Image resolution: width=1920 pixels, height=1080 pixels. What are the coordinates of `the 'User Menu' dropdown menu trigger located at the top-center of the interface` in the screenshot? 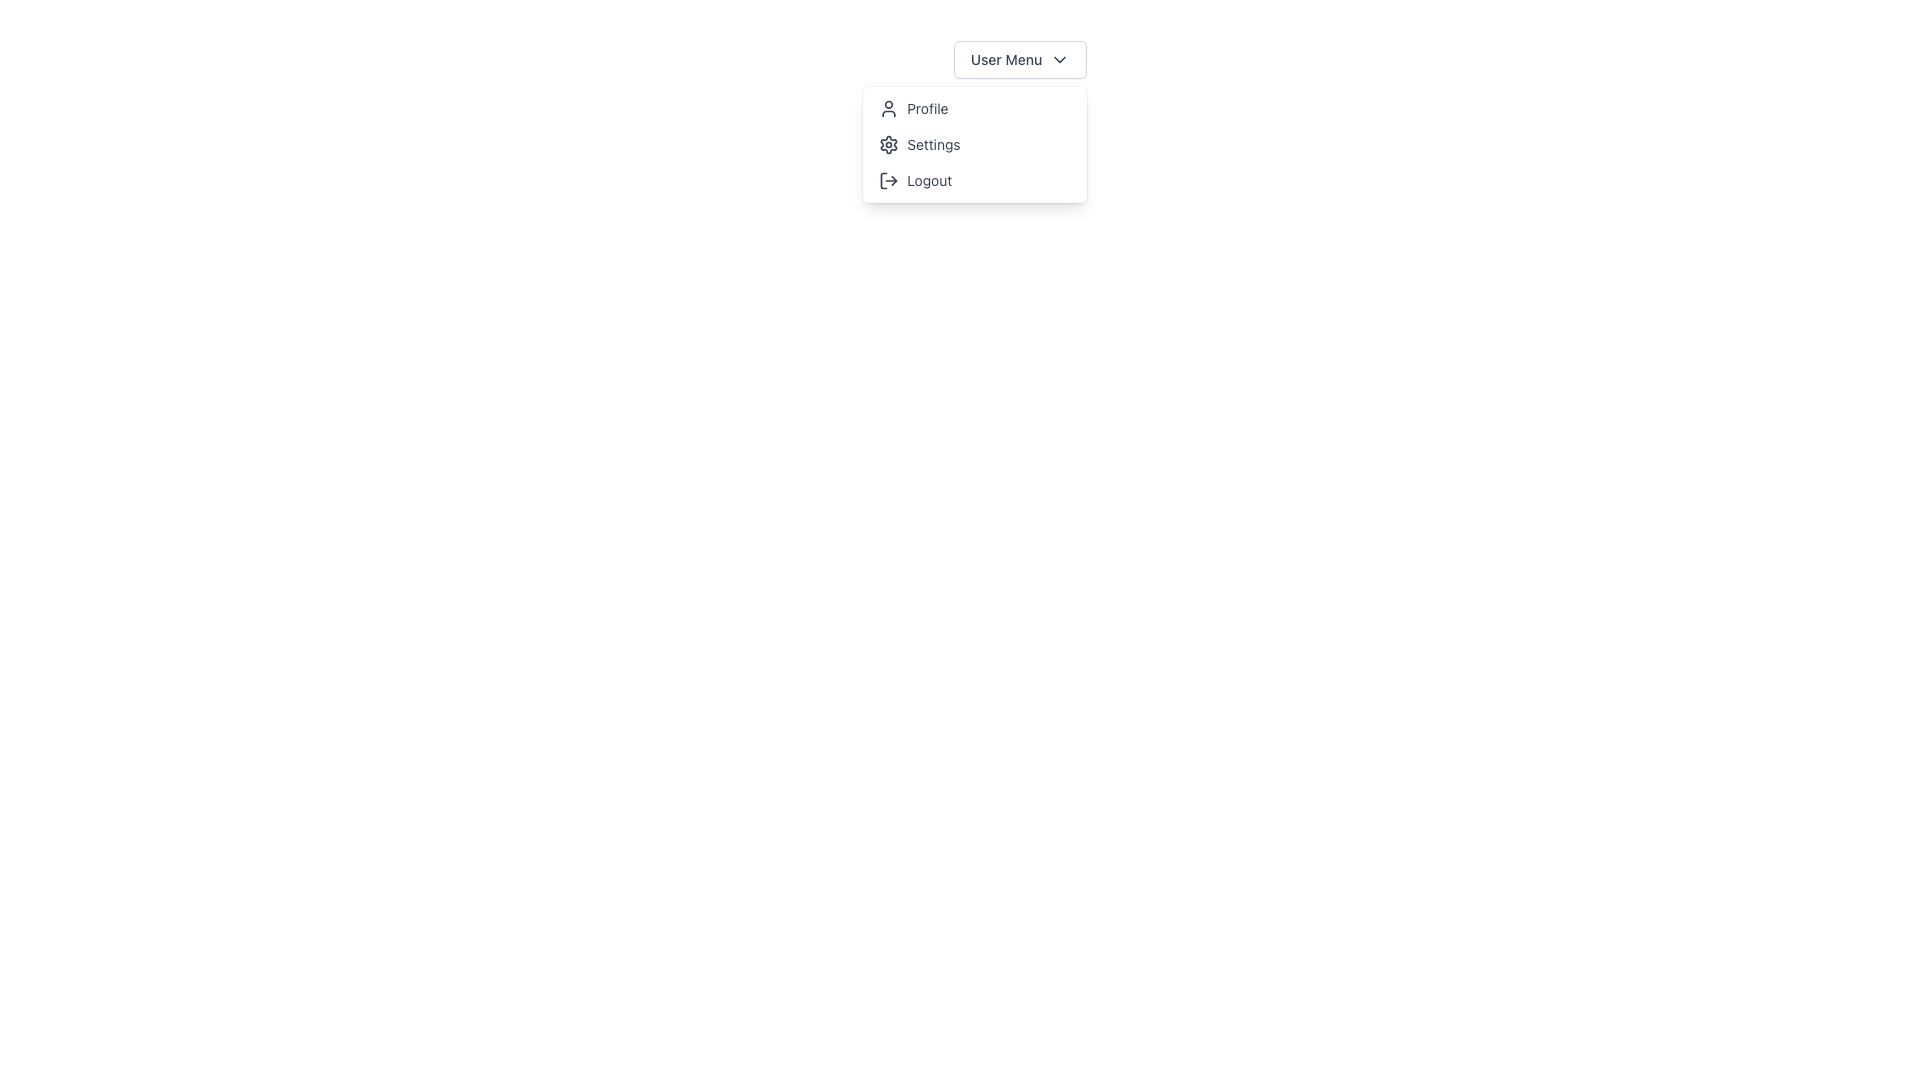 It's located at (1020, 59).